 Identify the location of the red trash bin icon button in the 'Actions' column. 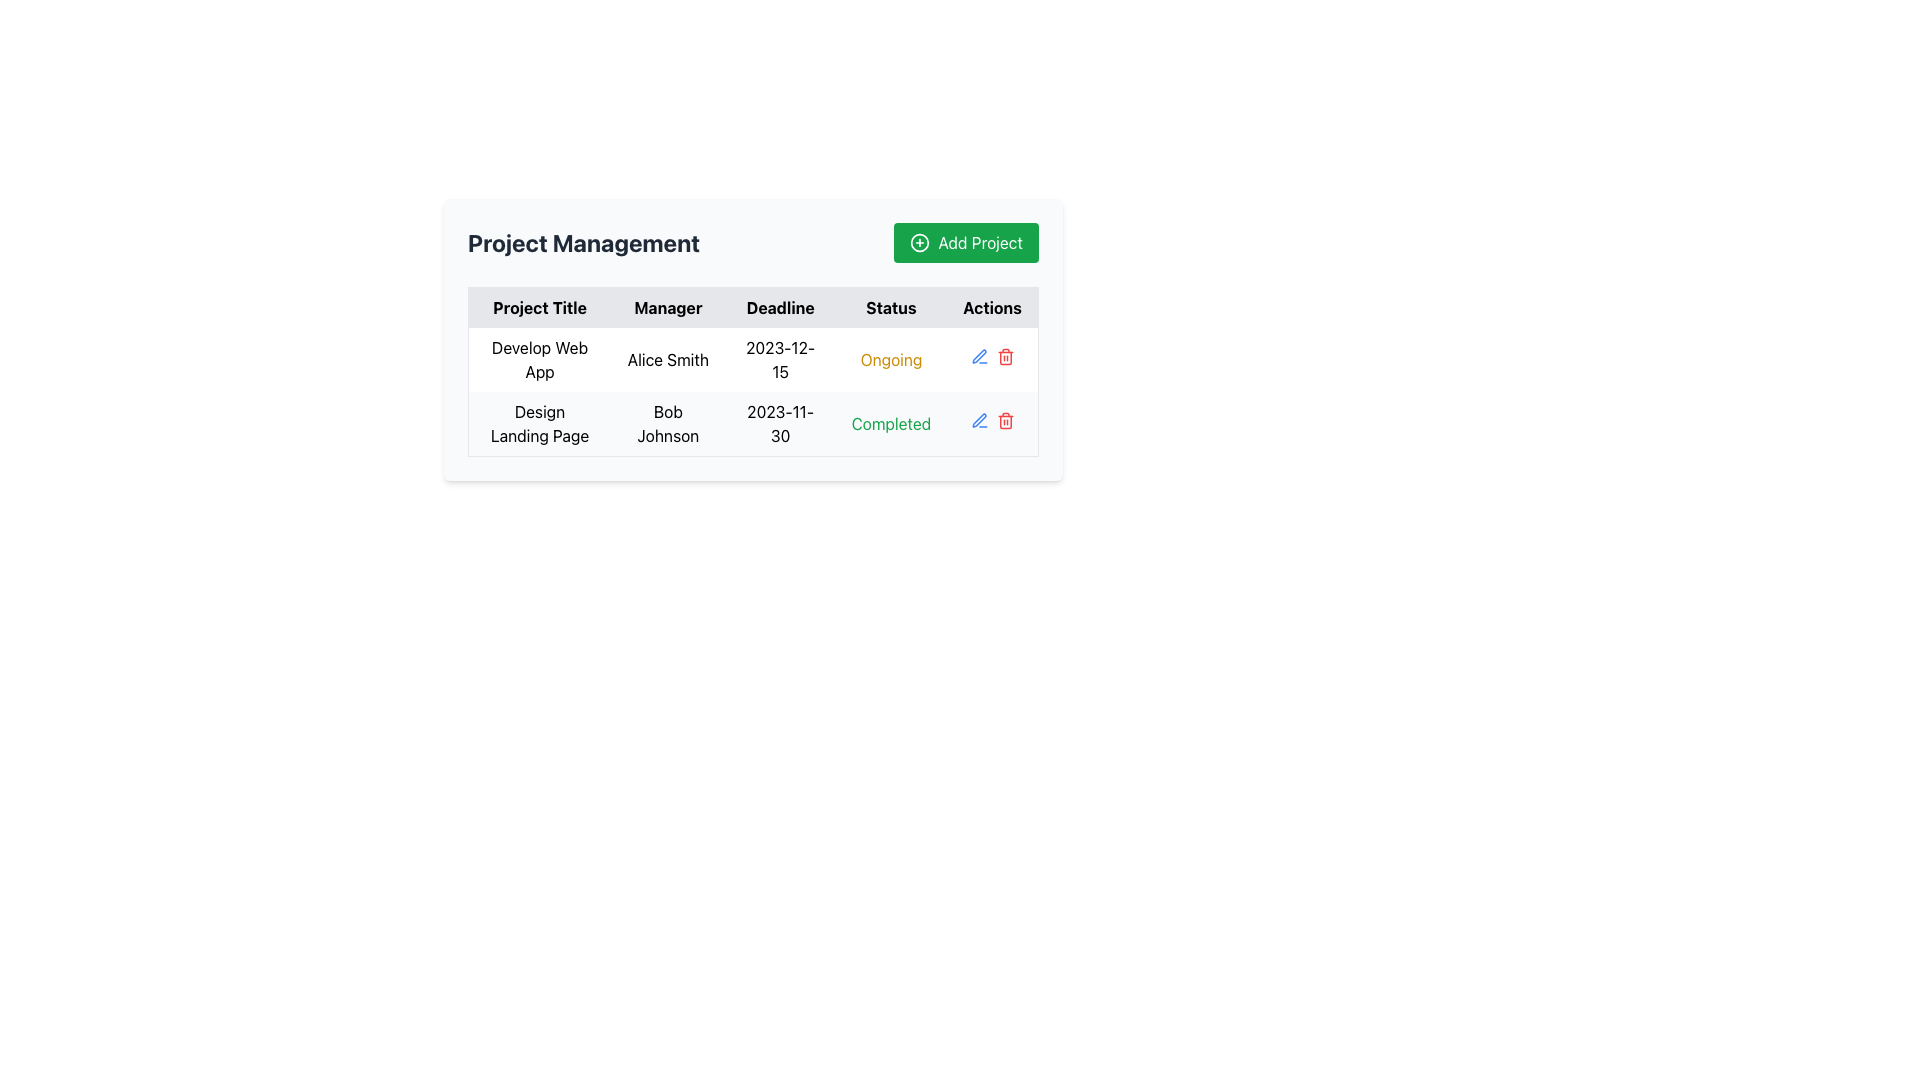
(1005, 356).